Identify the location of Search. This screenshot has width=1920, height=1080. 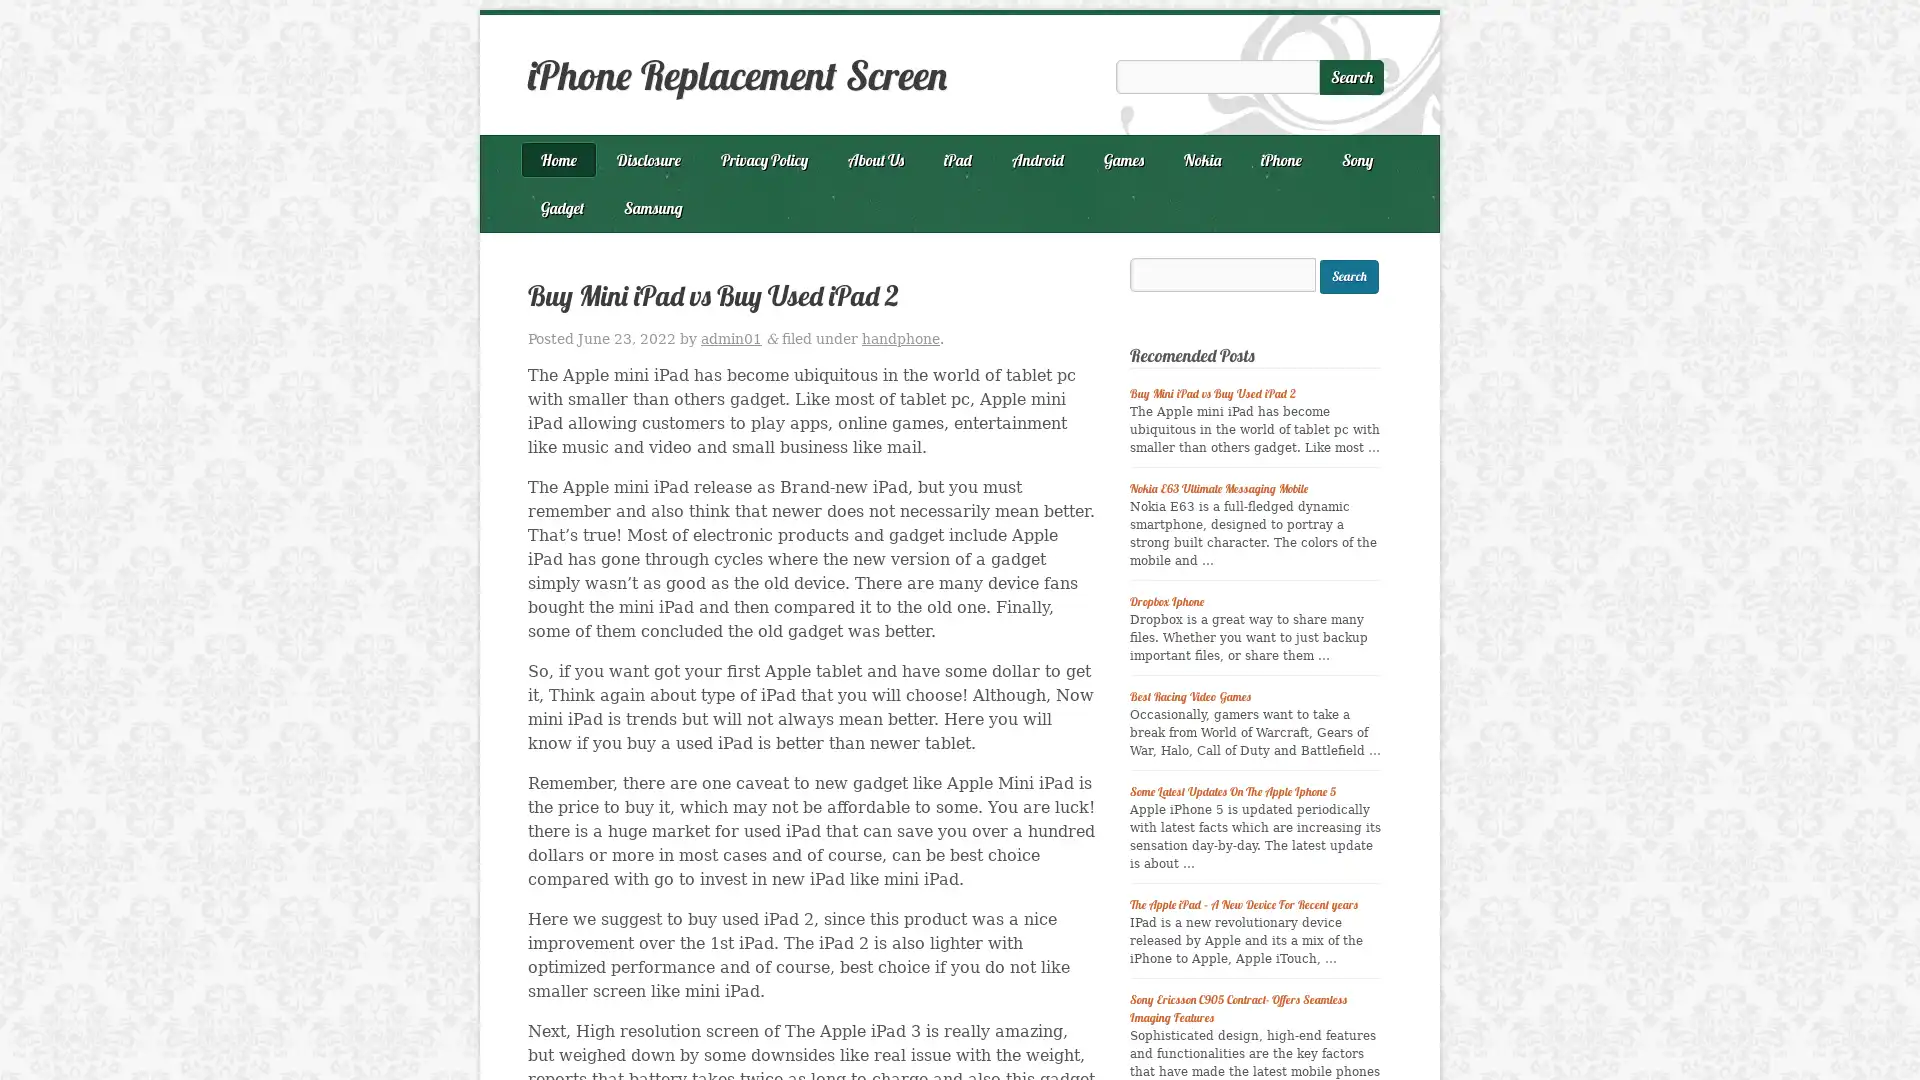
(1352, 76).